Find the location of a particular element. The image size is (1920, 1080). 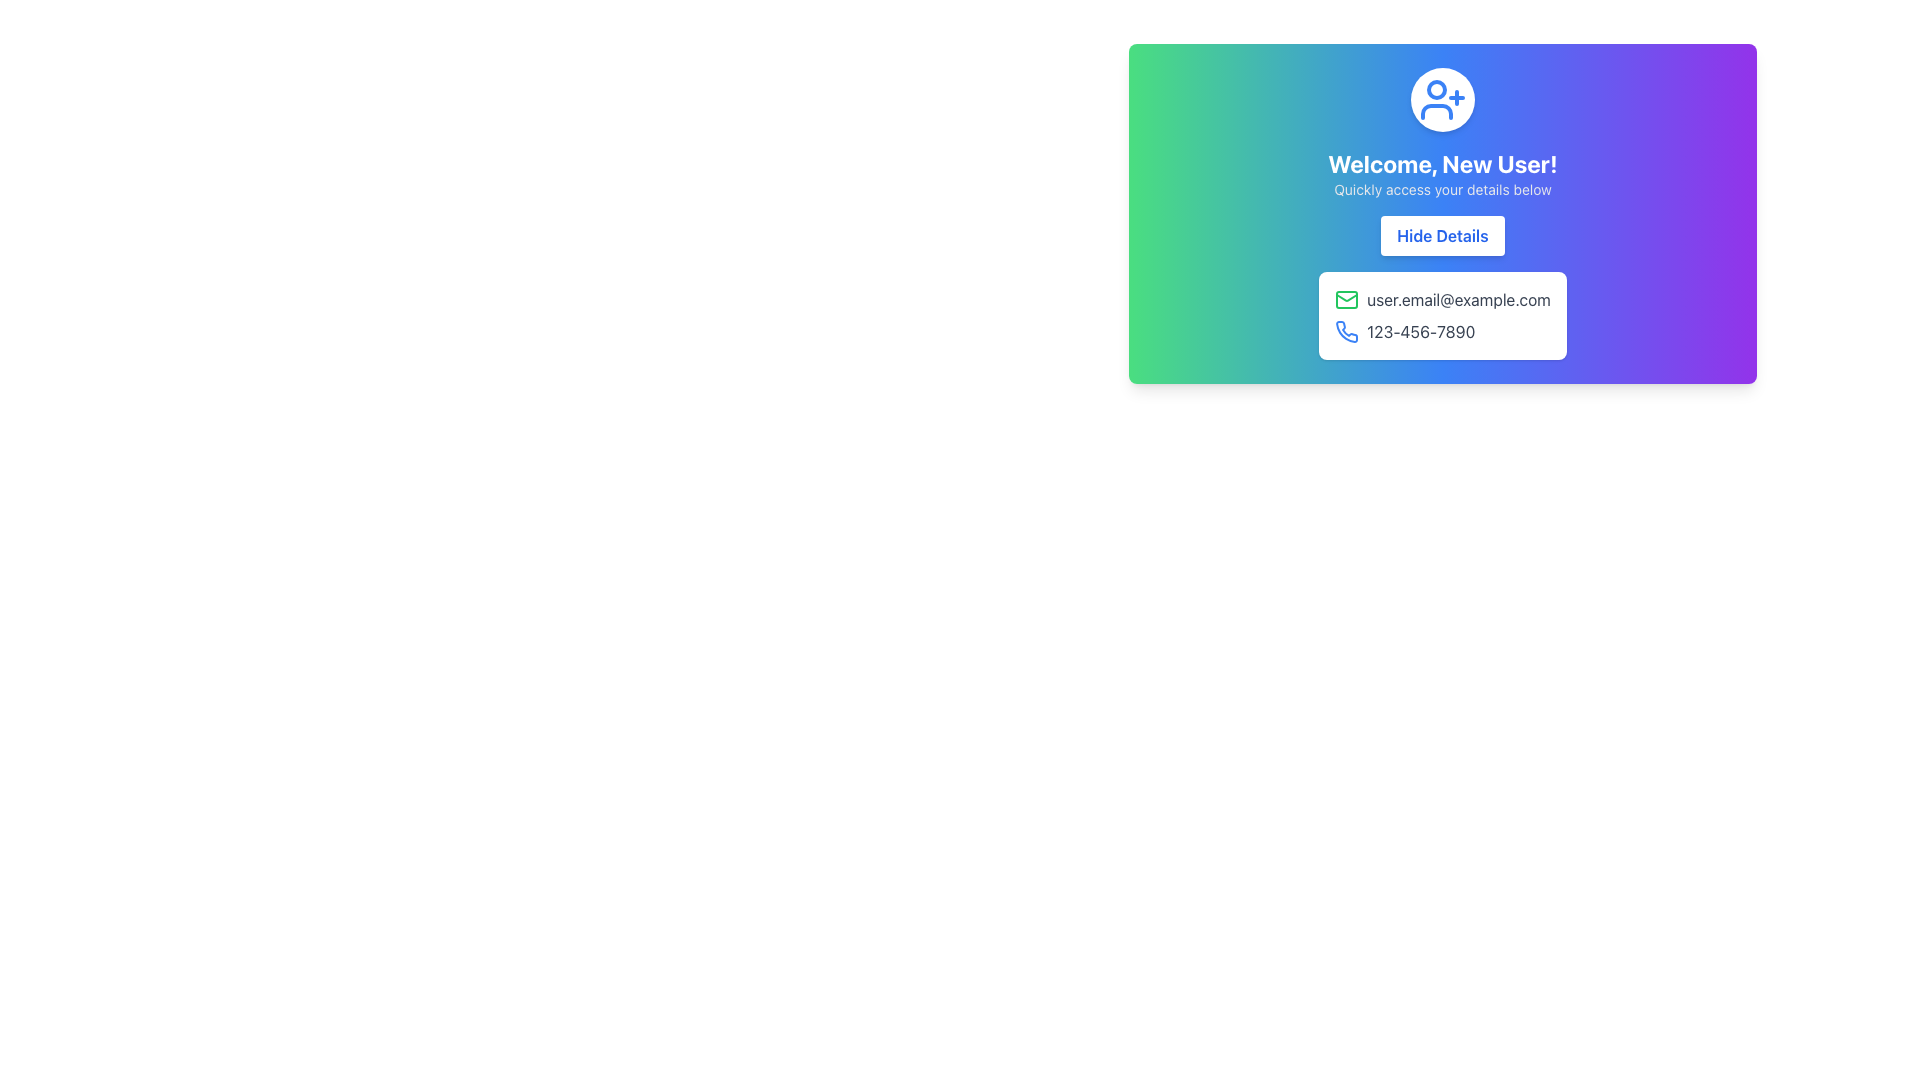

the icon representing the function for adding or inviting a user, which is located at the top center of a card-like UI element with a gradient background, enclosed within a circular white background with blue accents, above the header text 'Welcome, New User!' is located at coordinates (1443, 100).